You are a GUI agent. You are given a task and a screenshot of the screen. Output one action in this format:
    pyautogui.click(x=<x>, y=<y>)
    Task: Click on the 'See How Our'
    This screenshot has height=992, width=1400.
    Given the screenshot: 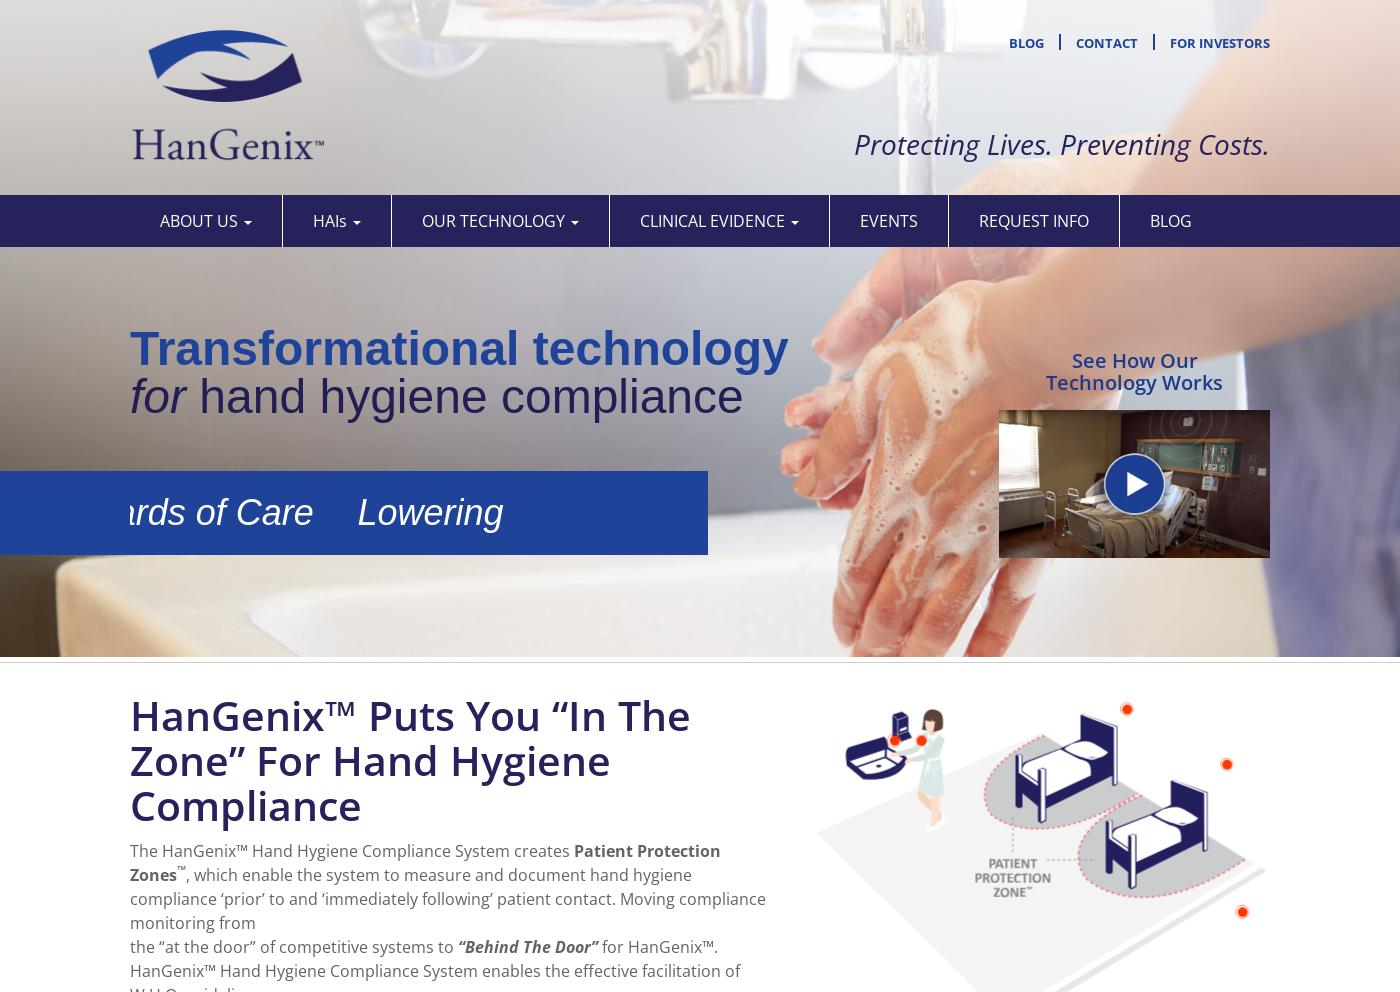 What is the action you would take?
    pyautogui.click(x=1134, y=359)
    